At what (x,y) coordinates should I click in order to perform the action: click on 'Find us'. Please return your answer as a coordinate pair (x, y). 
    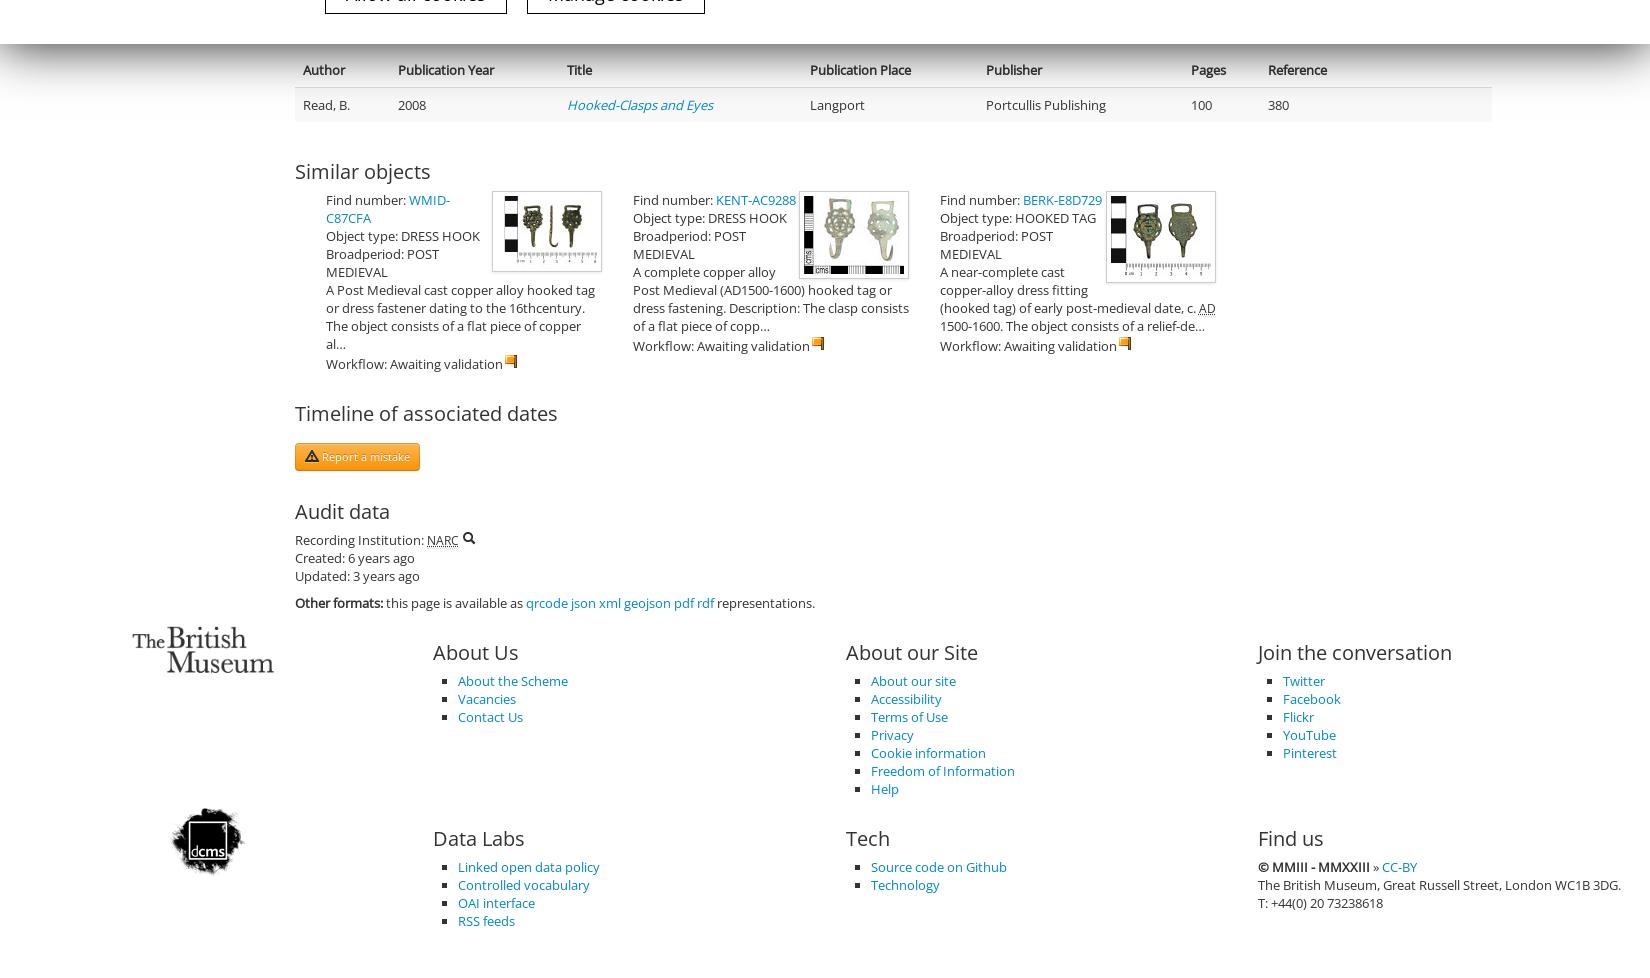
    Looking at the image, I should click on (1289, 837).